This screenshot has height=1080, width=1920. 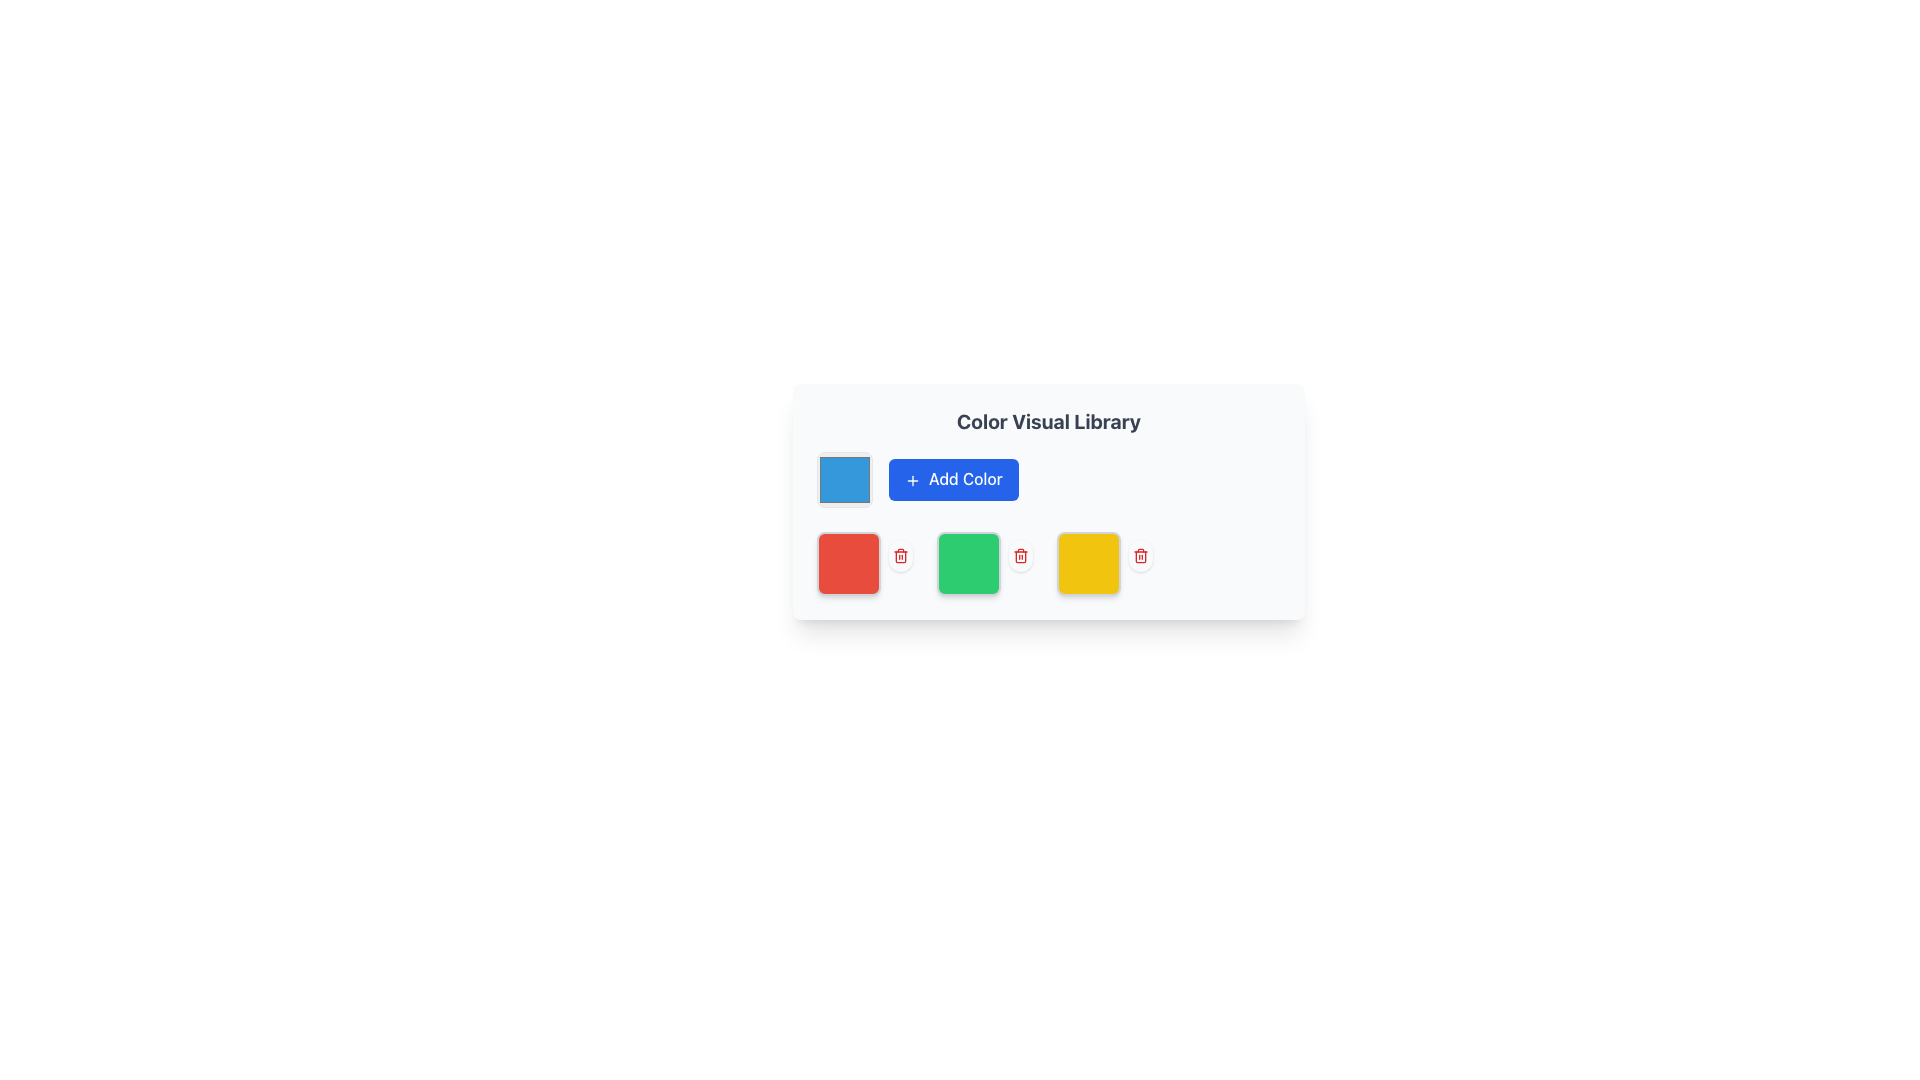 What do you see at coordinates (849, 563) in the screenshot?
I see `the first color swatch in the bottom-left quadrant of the color palette` at bounding box center [849, 563].